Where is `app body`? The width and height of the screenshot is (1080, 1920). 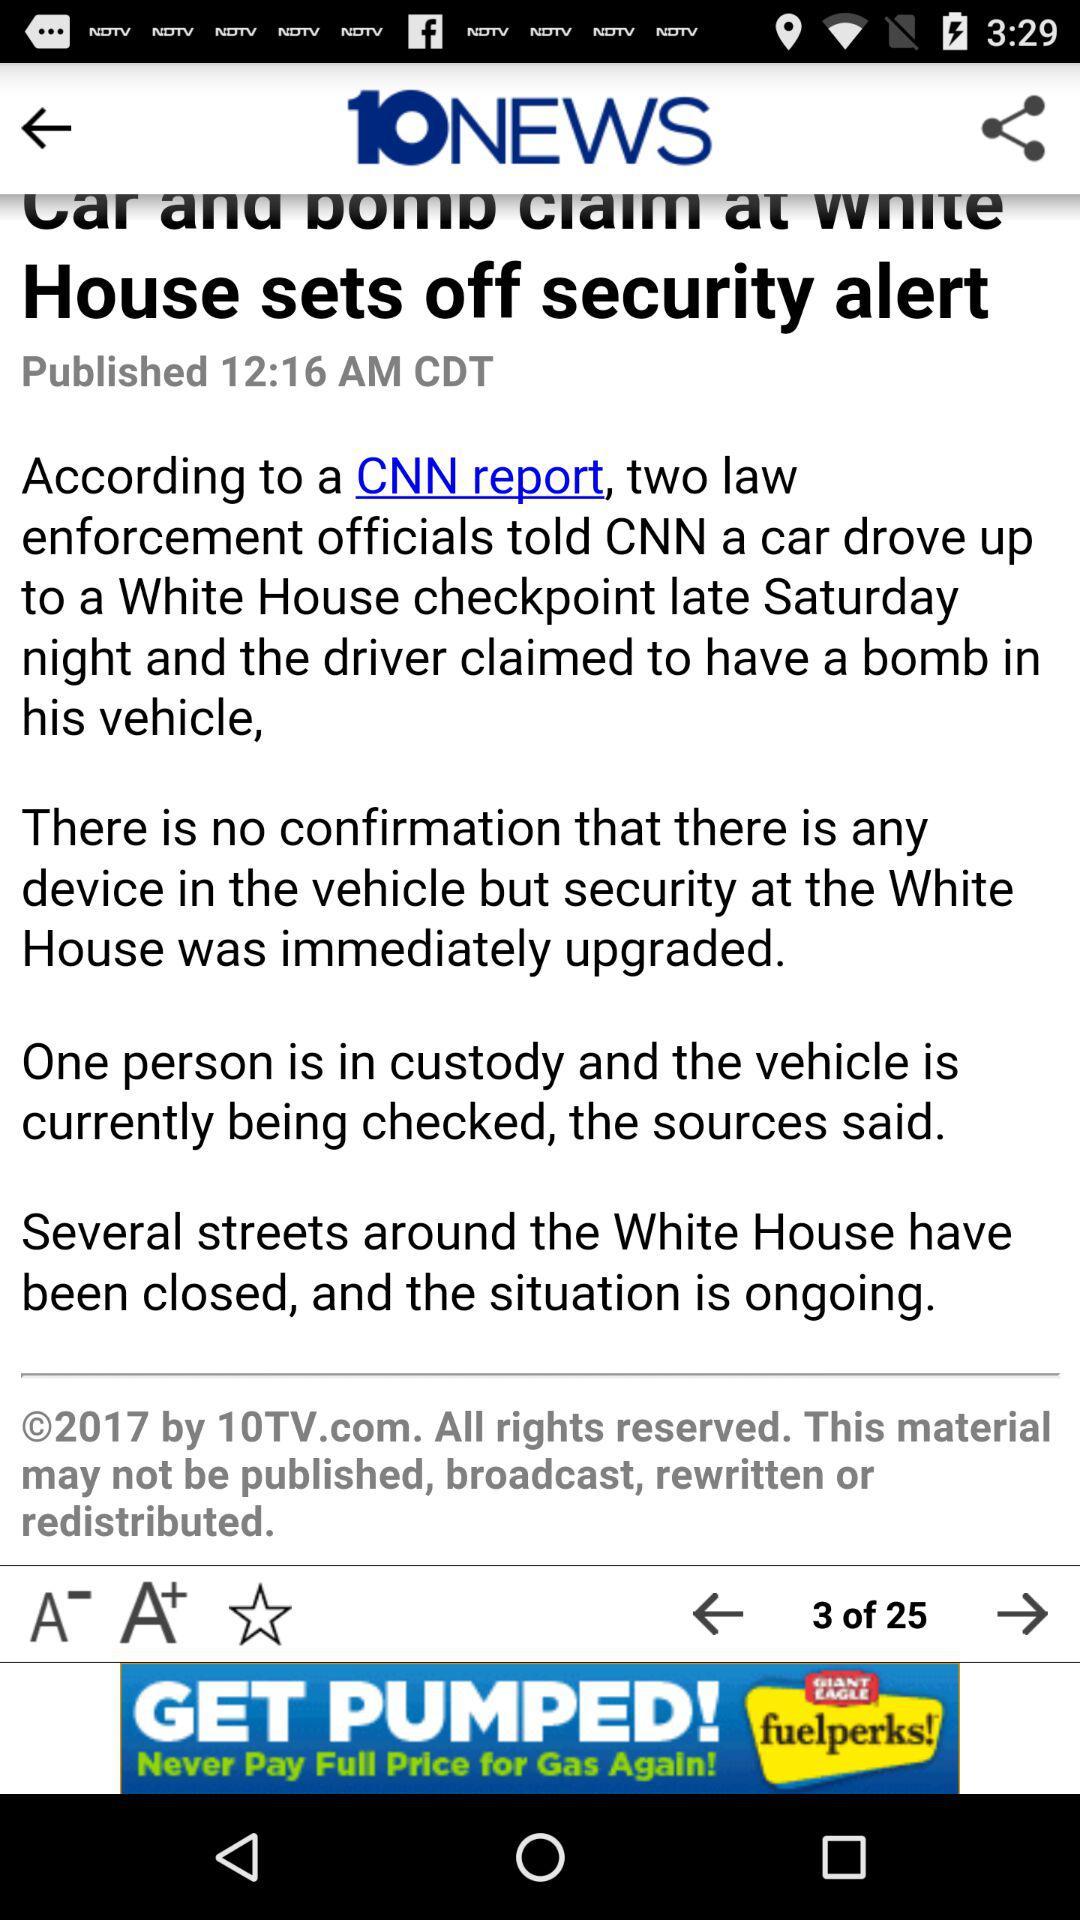 app body is located at coordinates (540, 814).